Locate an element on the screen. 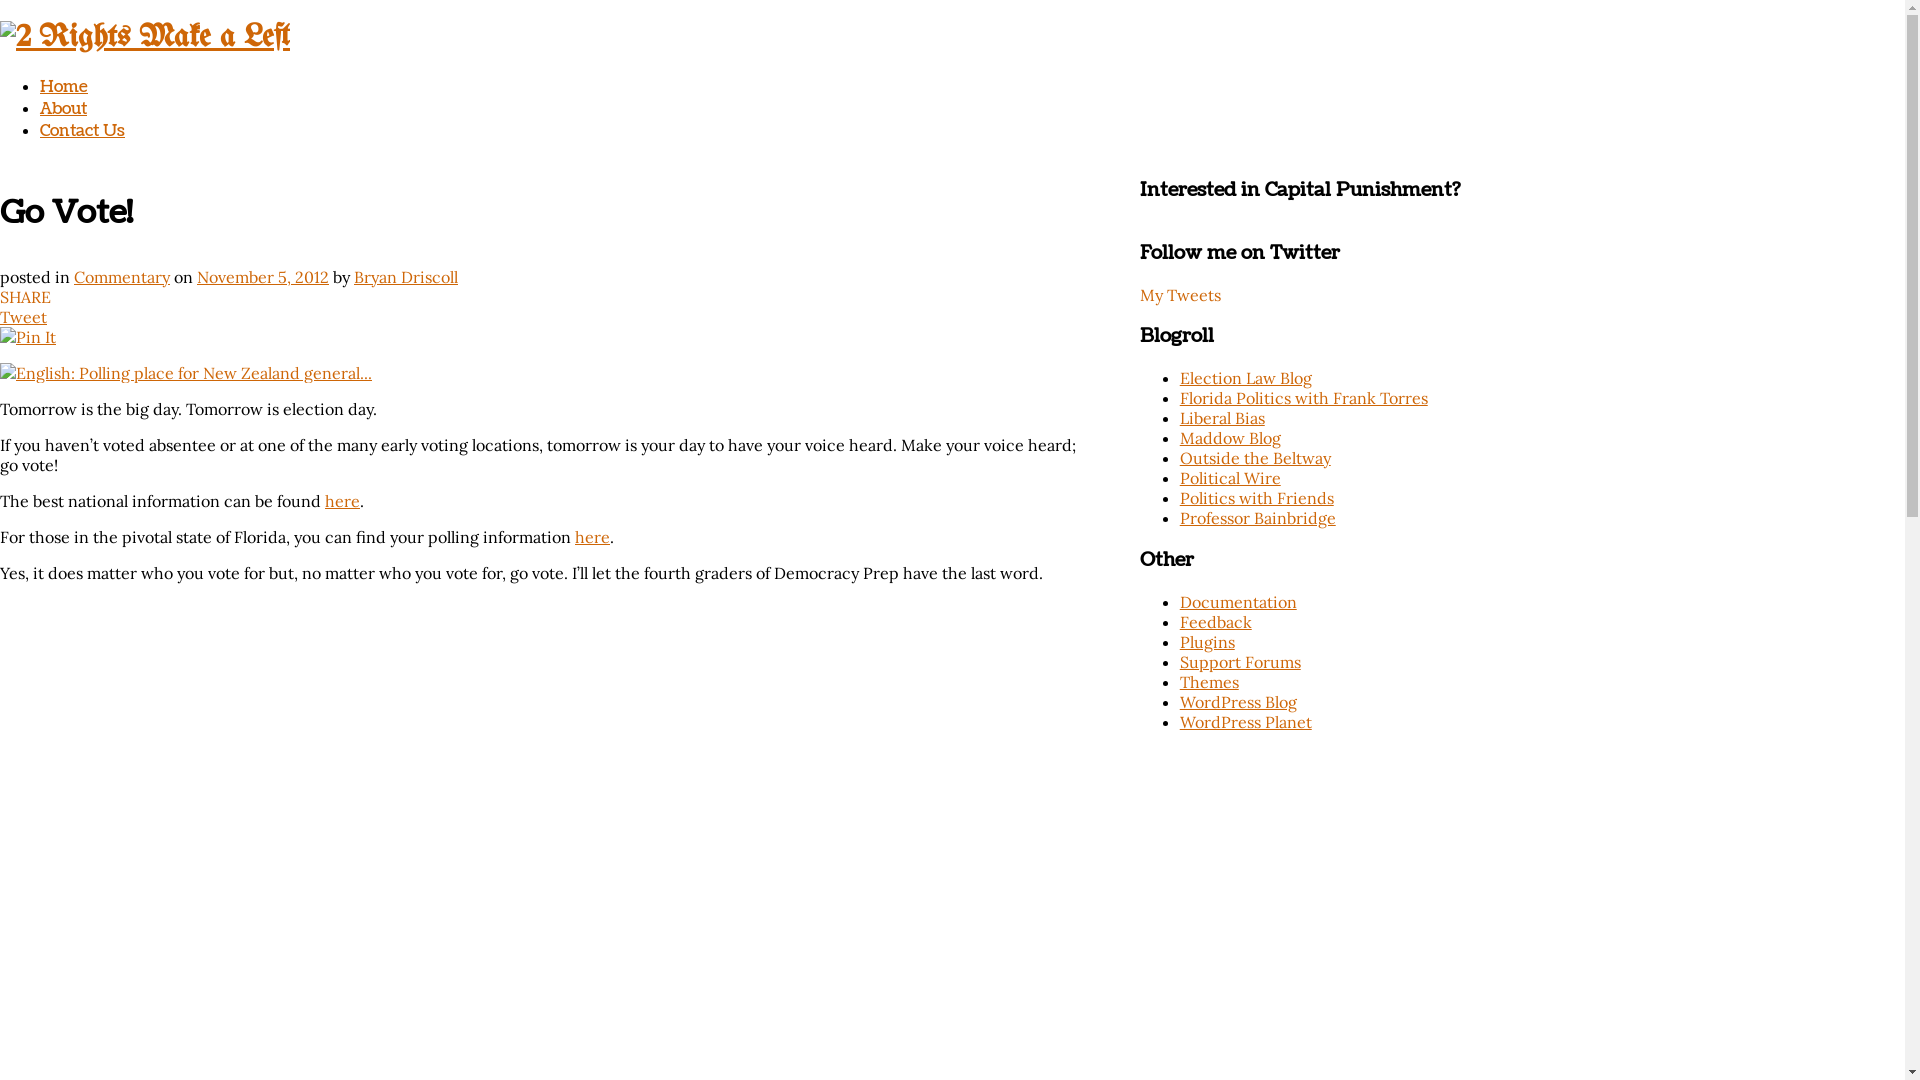 The width and height of the screenshot is (1920, 1080). 'Feedback' is located at coordinates (1214, 620).